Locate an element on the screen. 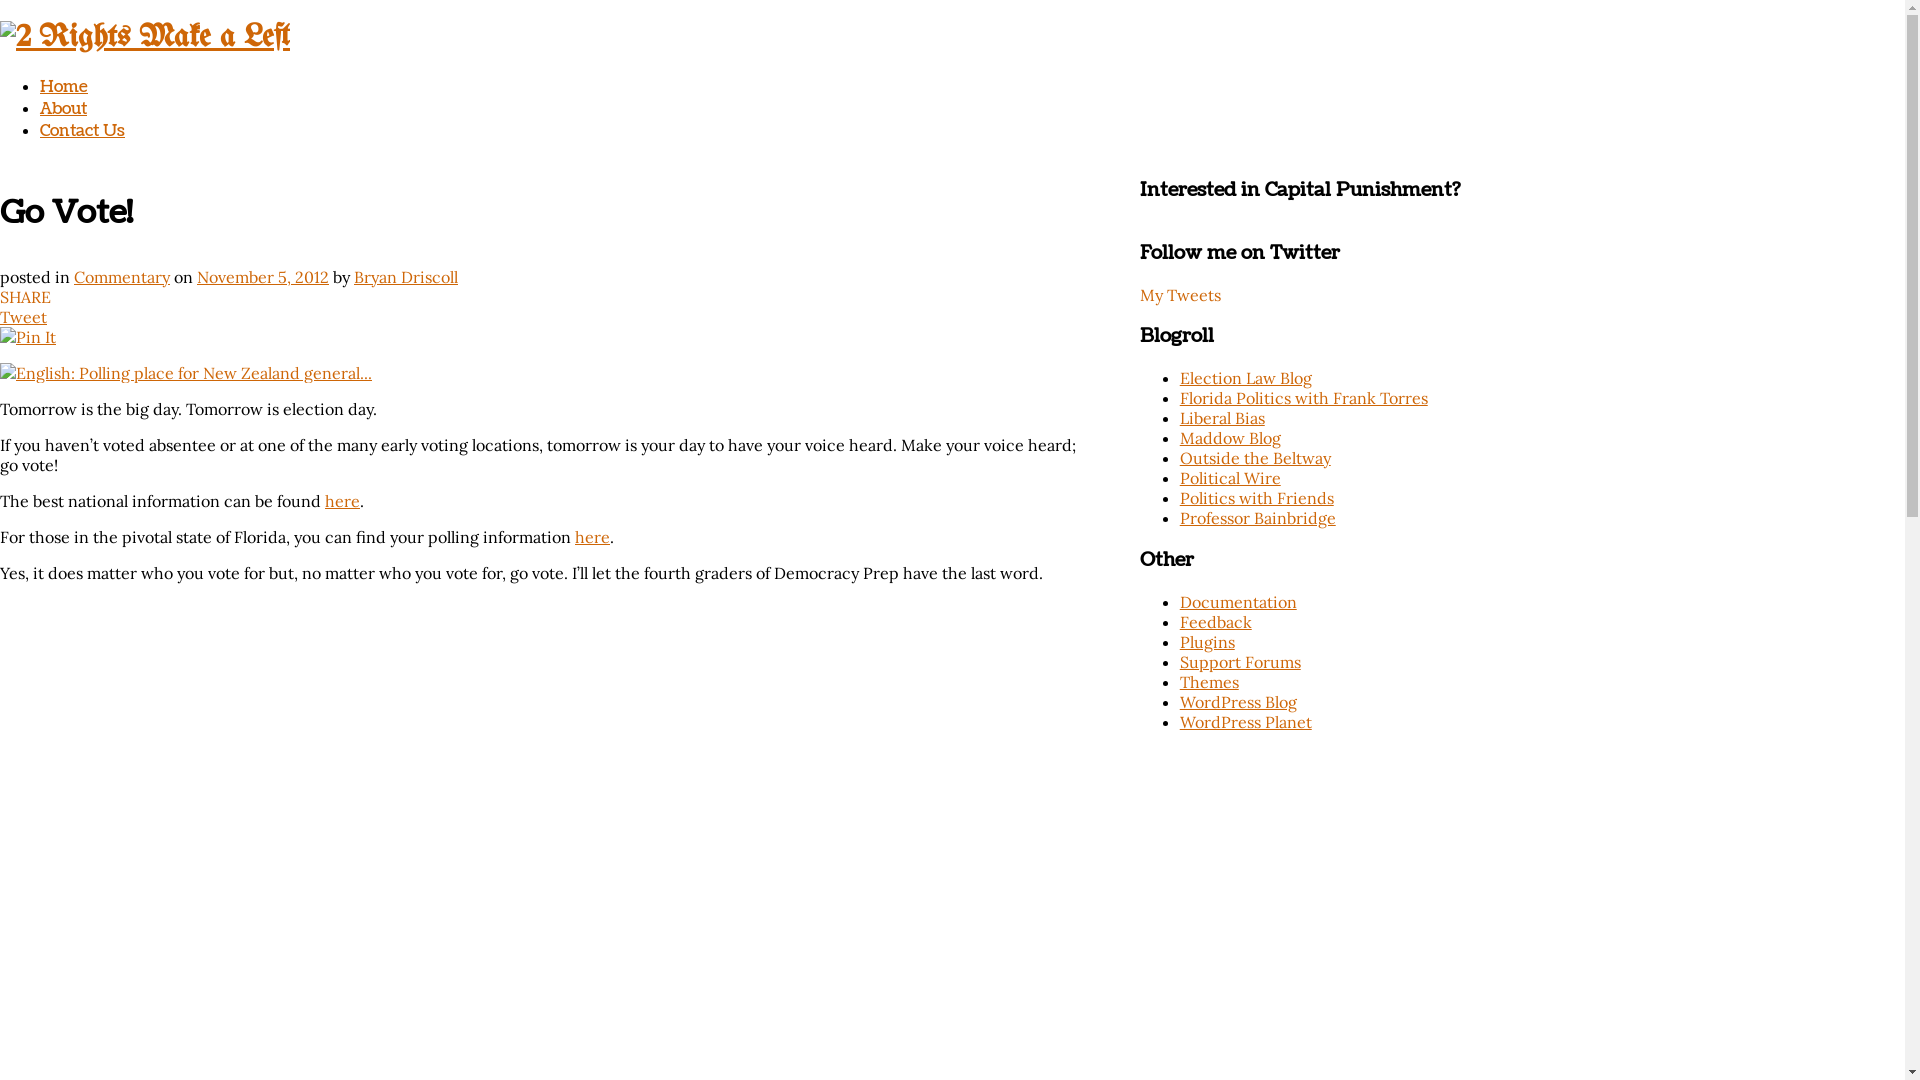 The width and height of the screenshot is (1920, 1080). 'Feedback' is located at coordinates (1214, 620).